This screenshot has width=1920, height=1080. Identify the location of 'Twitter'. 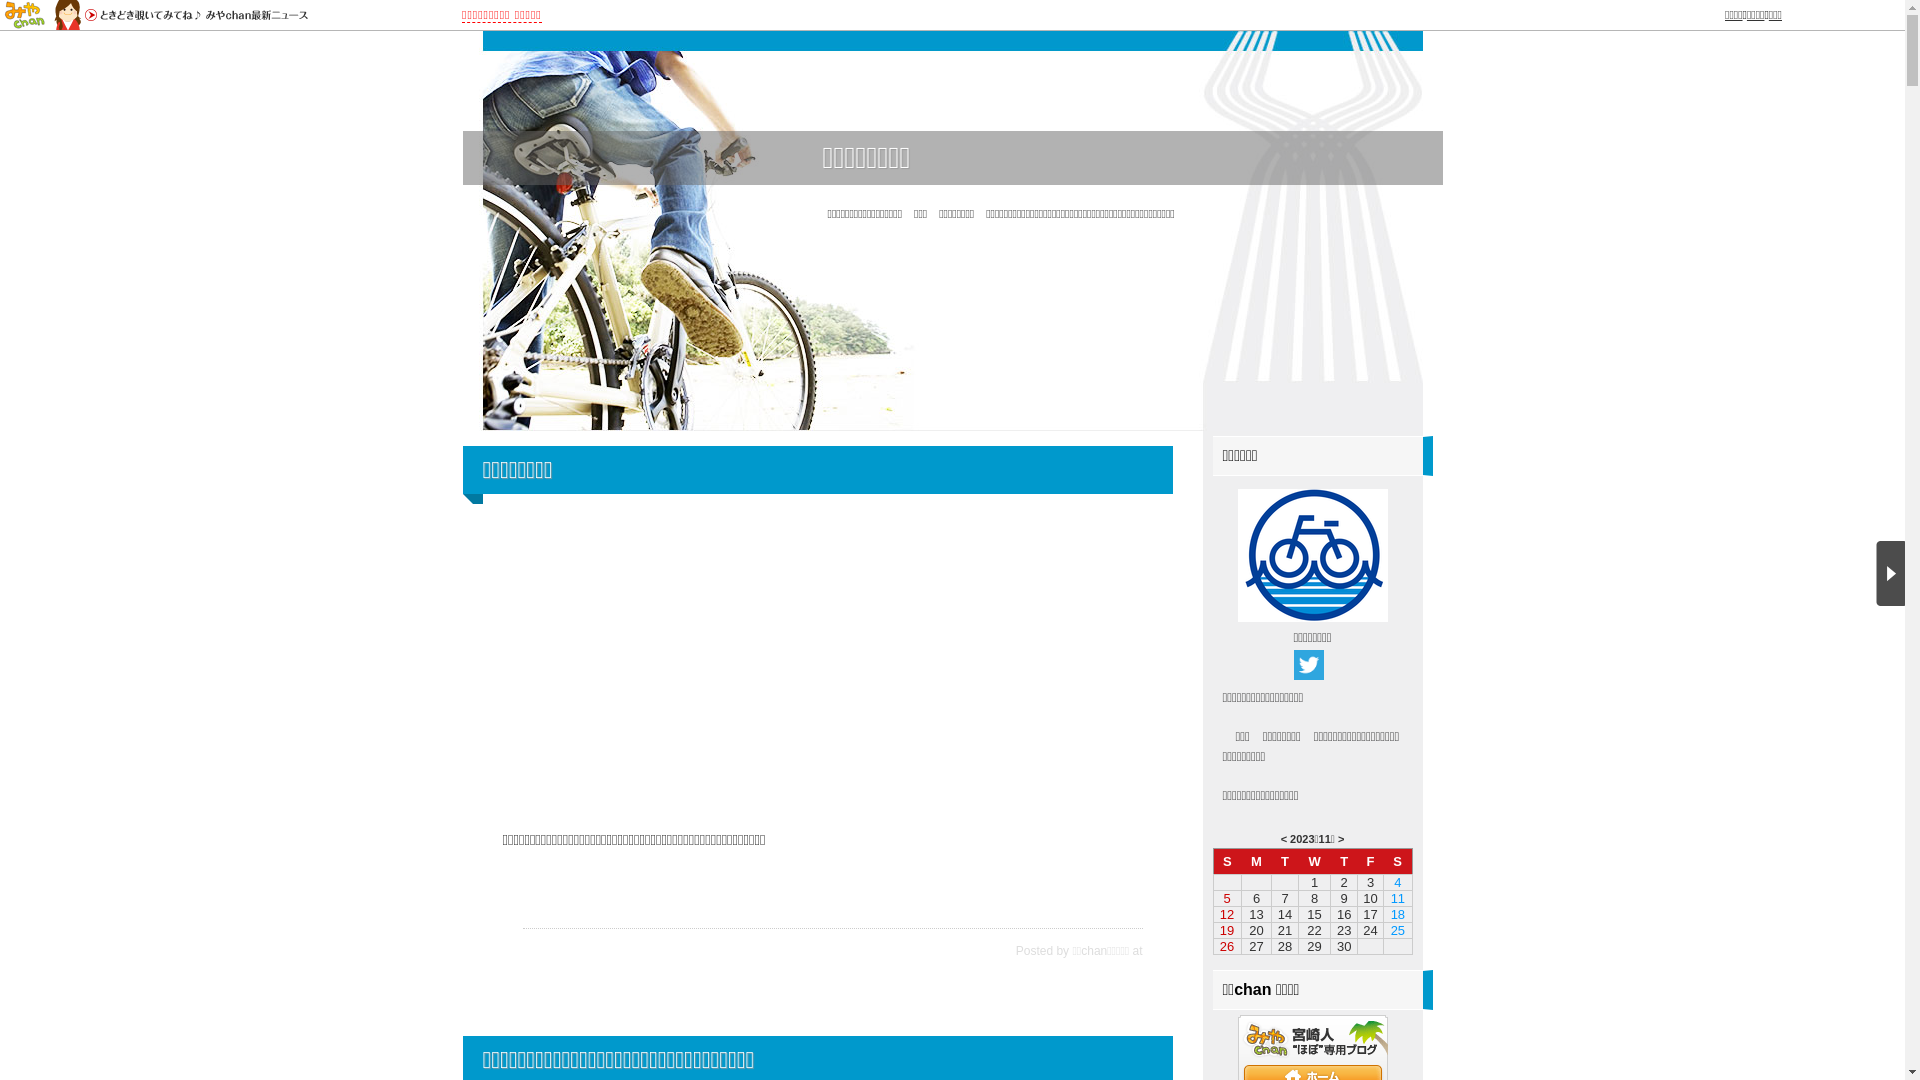
(1309, 664).